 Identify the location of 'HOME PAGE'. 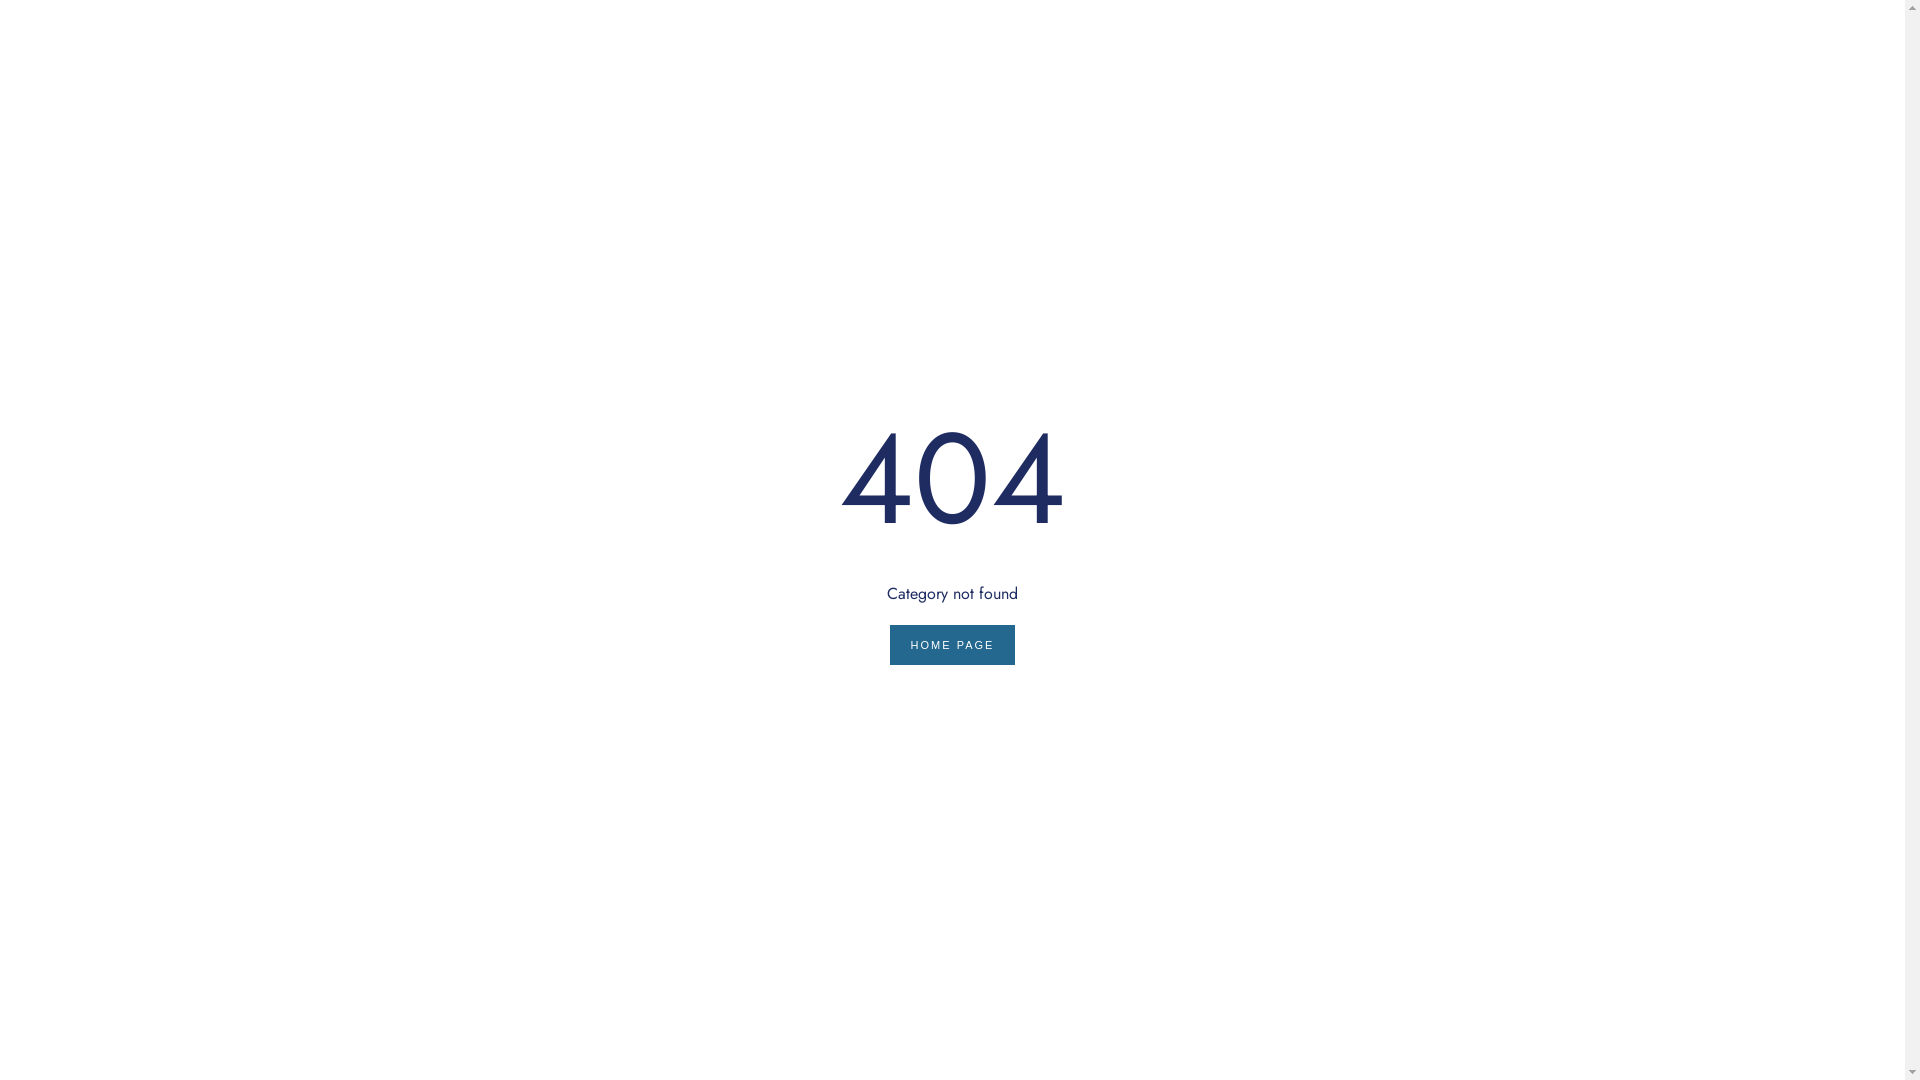
(952, 644).